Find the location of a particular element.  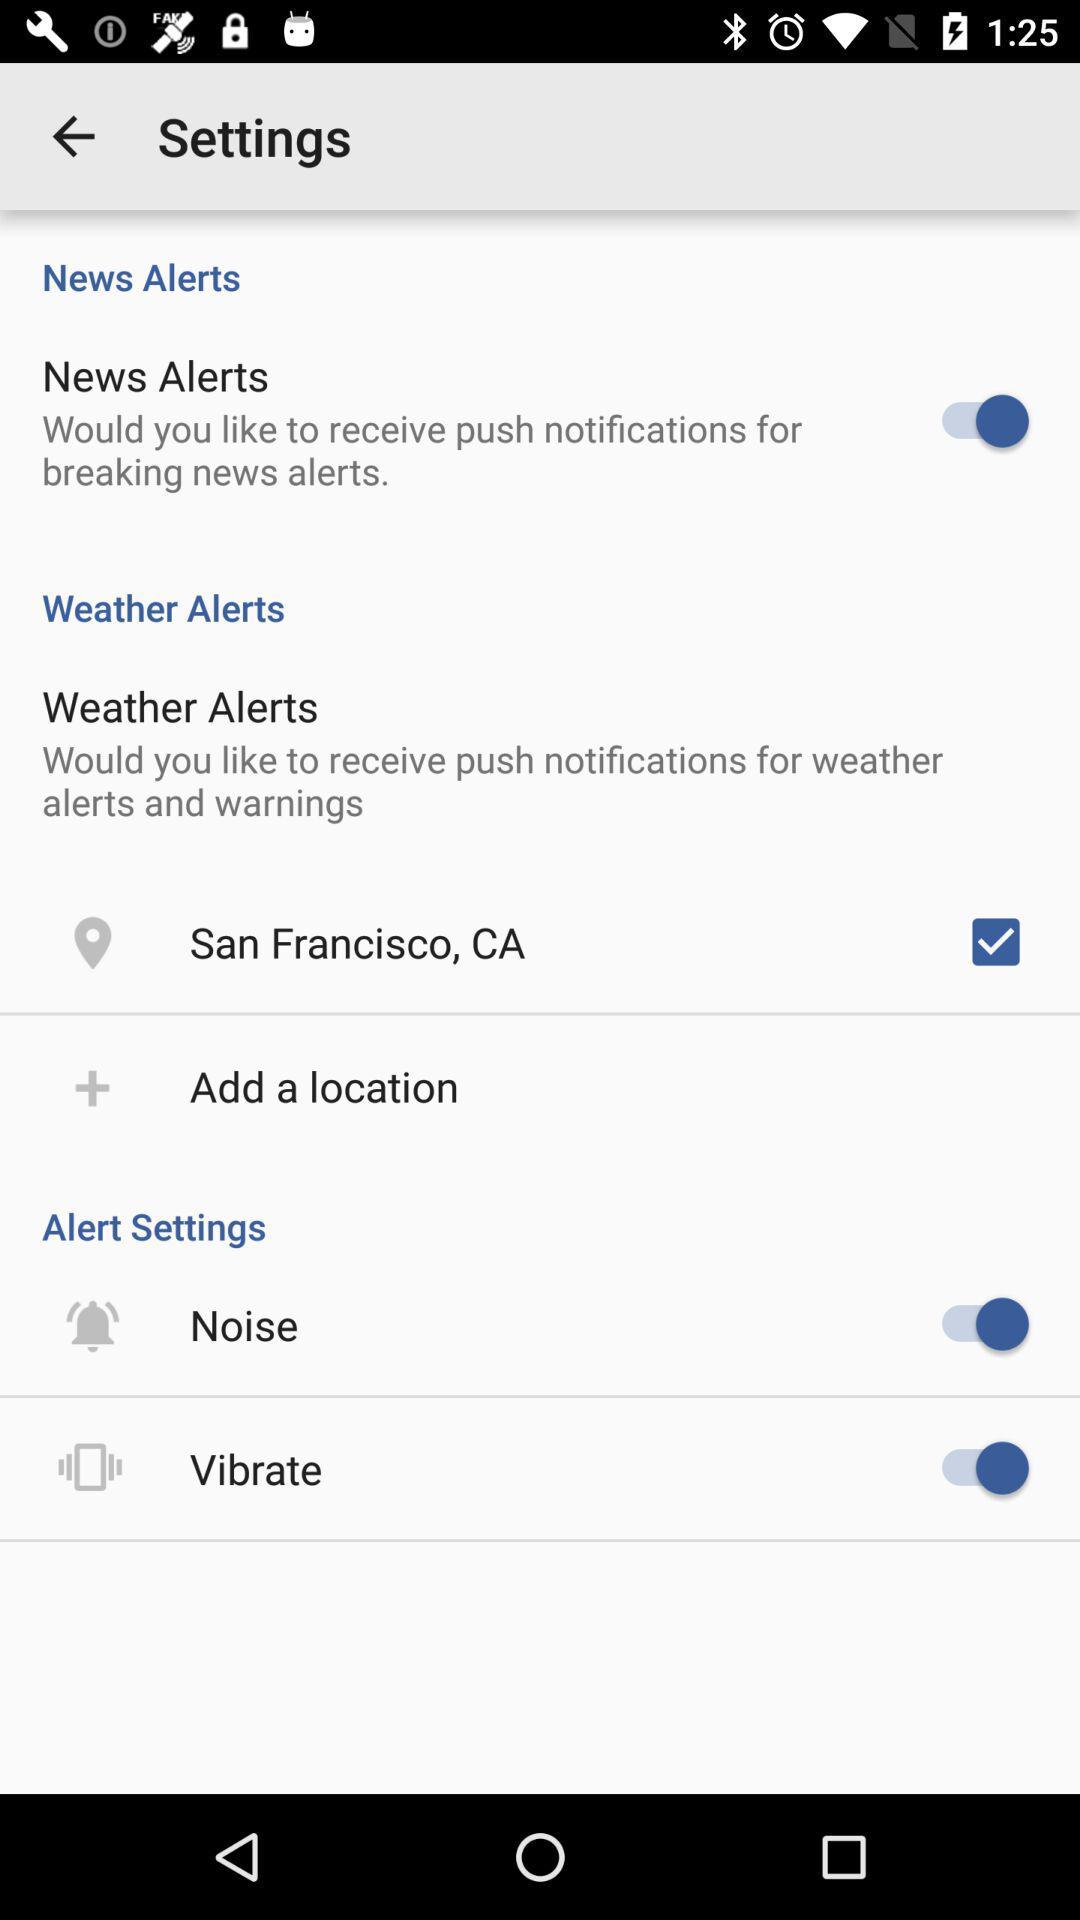

icon below the would you like is located at coordinates (356, 940).